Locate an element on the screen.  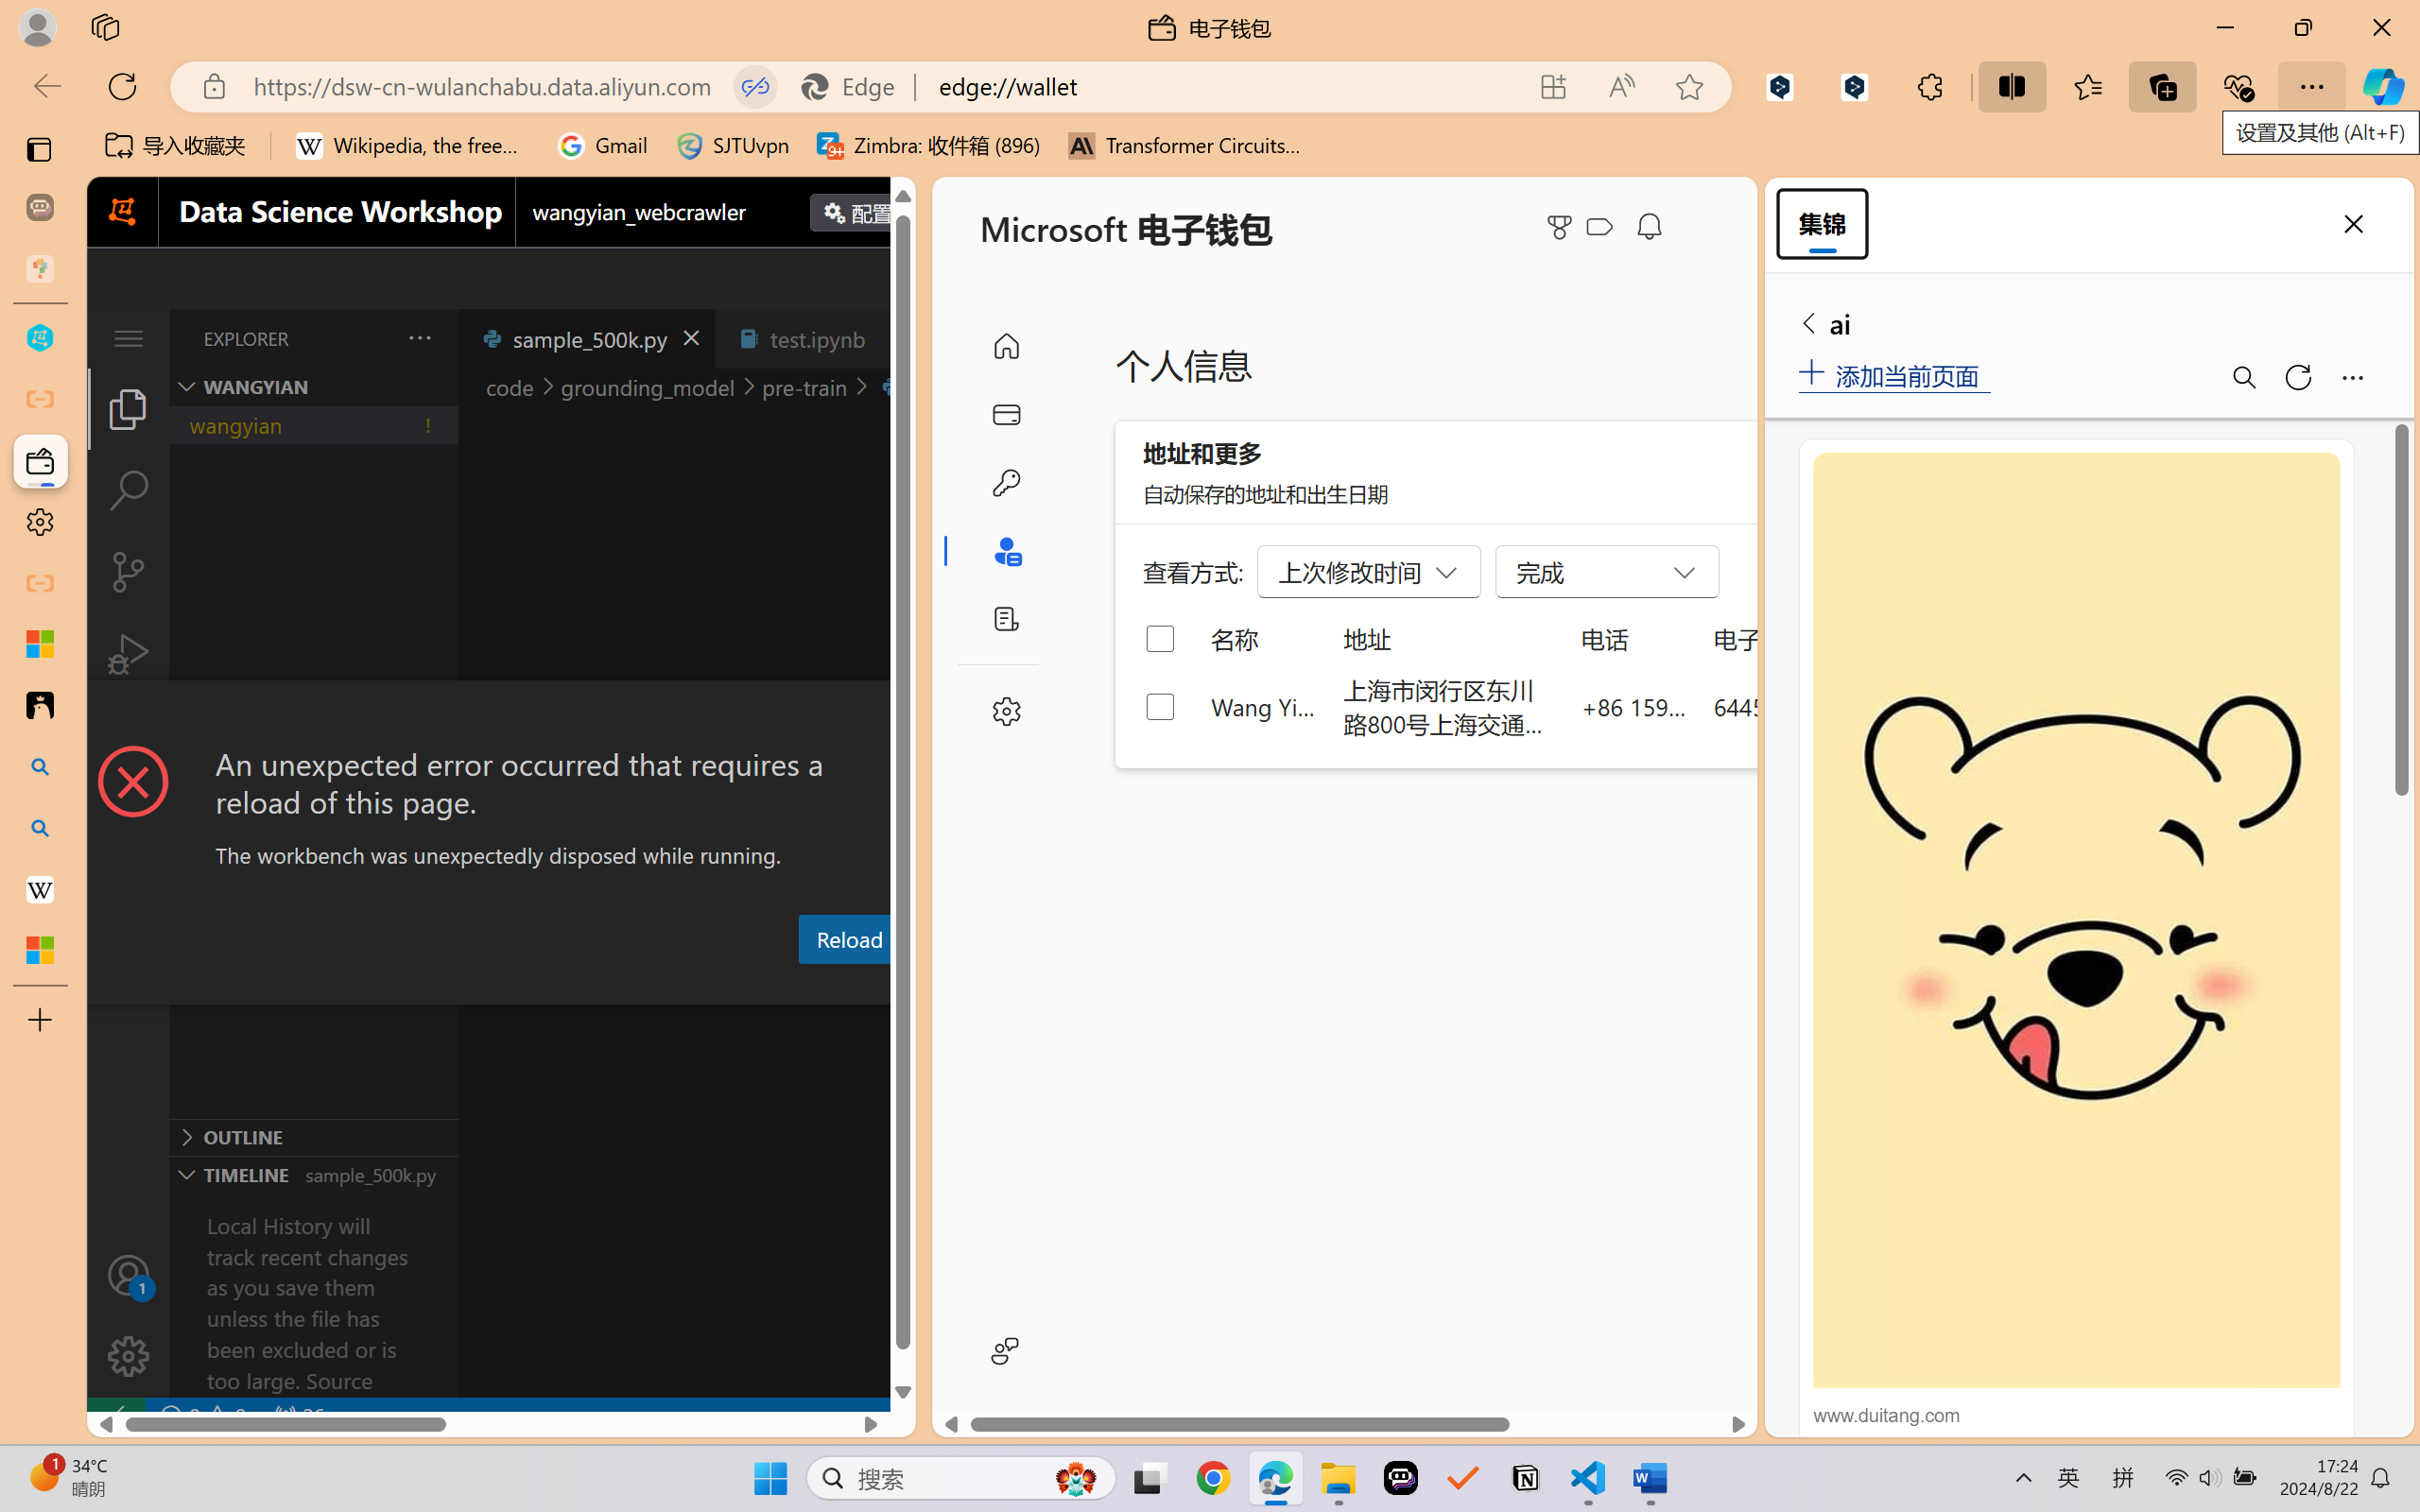
'Microsoft Cashback' is located at coordinates (1603, 227).